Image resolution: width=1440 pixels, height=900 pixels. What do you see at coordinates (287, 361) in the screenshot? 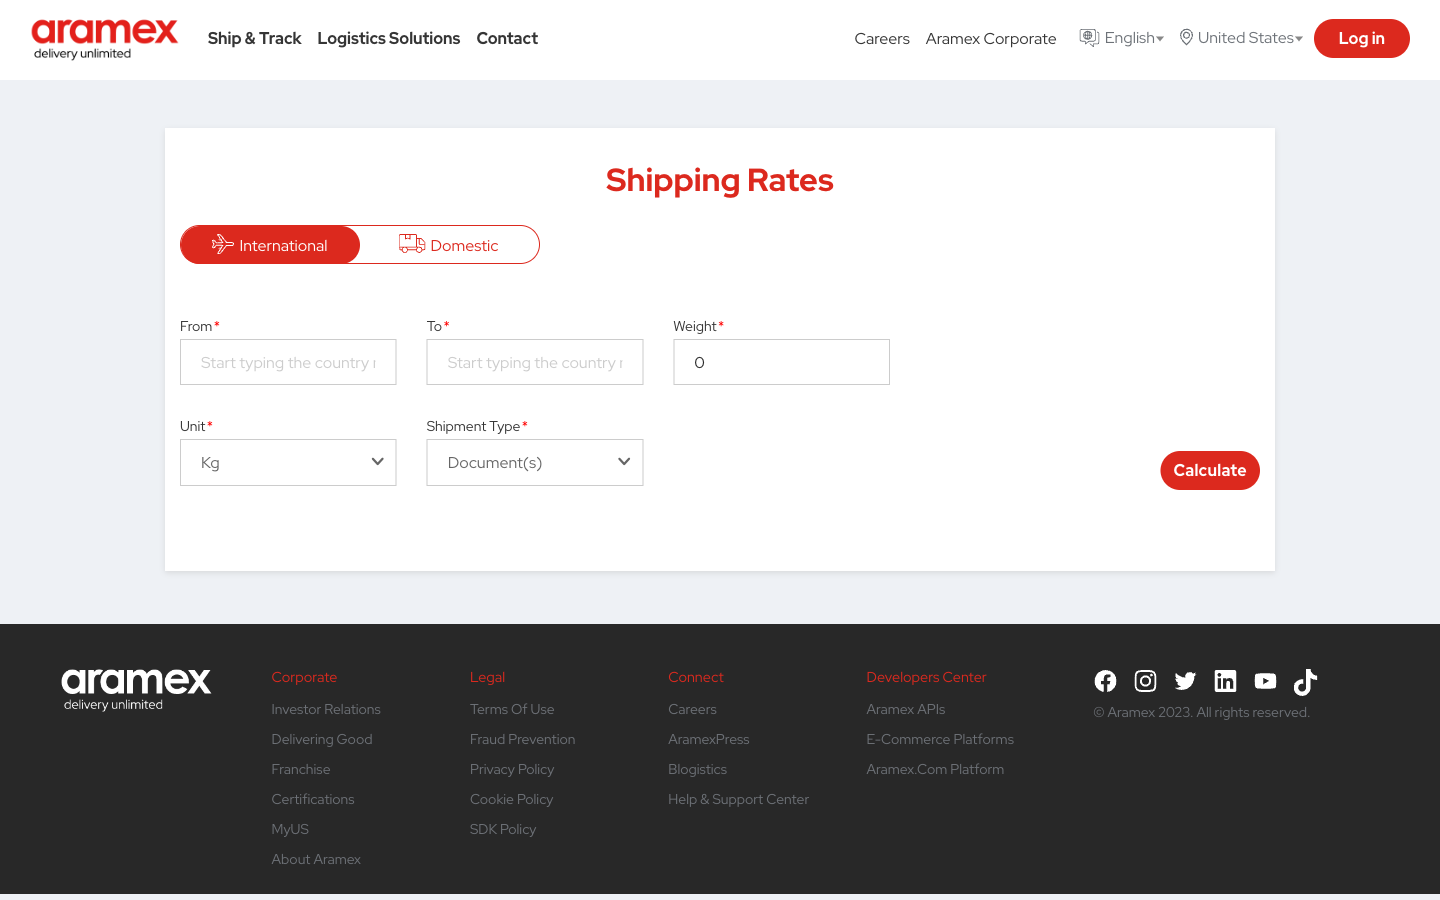
I see `Calculate the price to send a document from United States to India with weight in Kg by filling these details` at bounding box center [287, 361].